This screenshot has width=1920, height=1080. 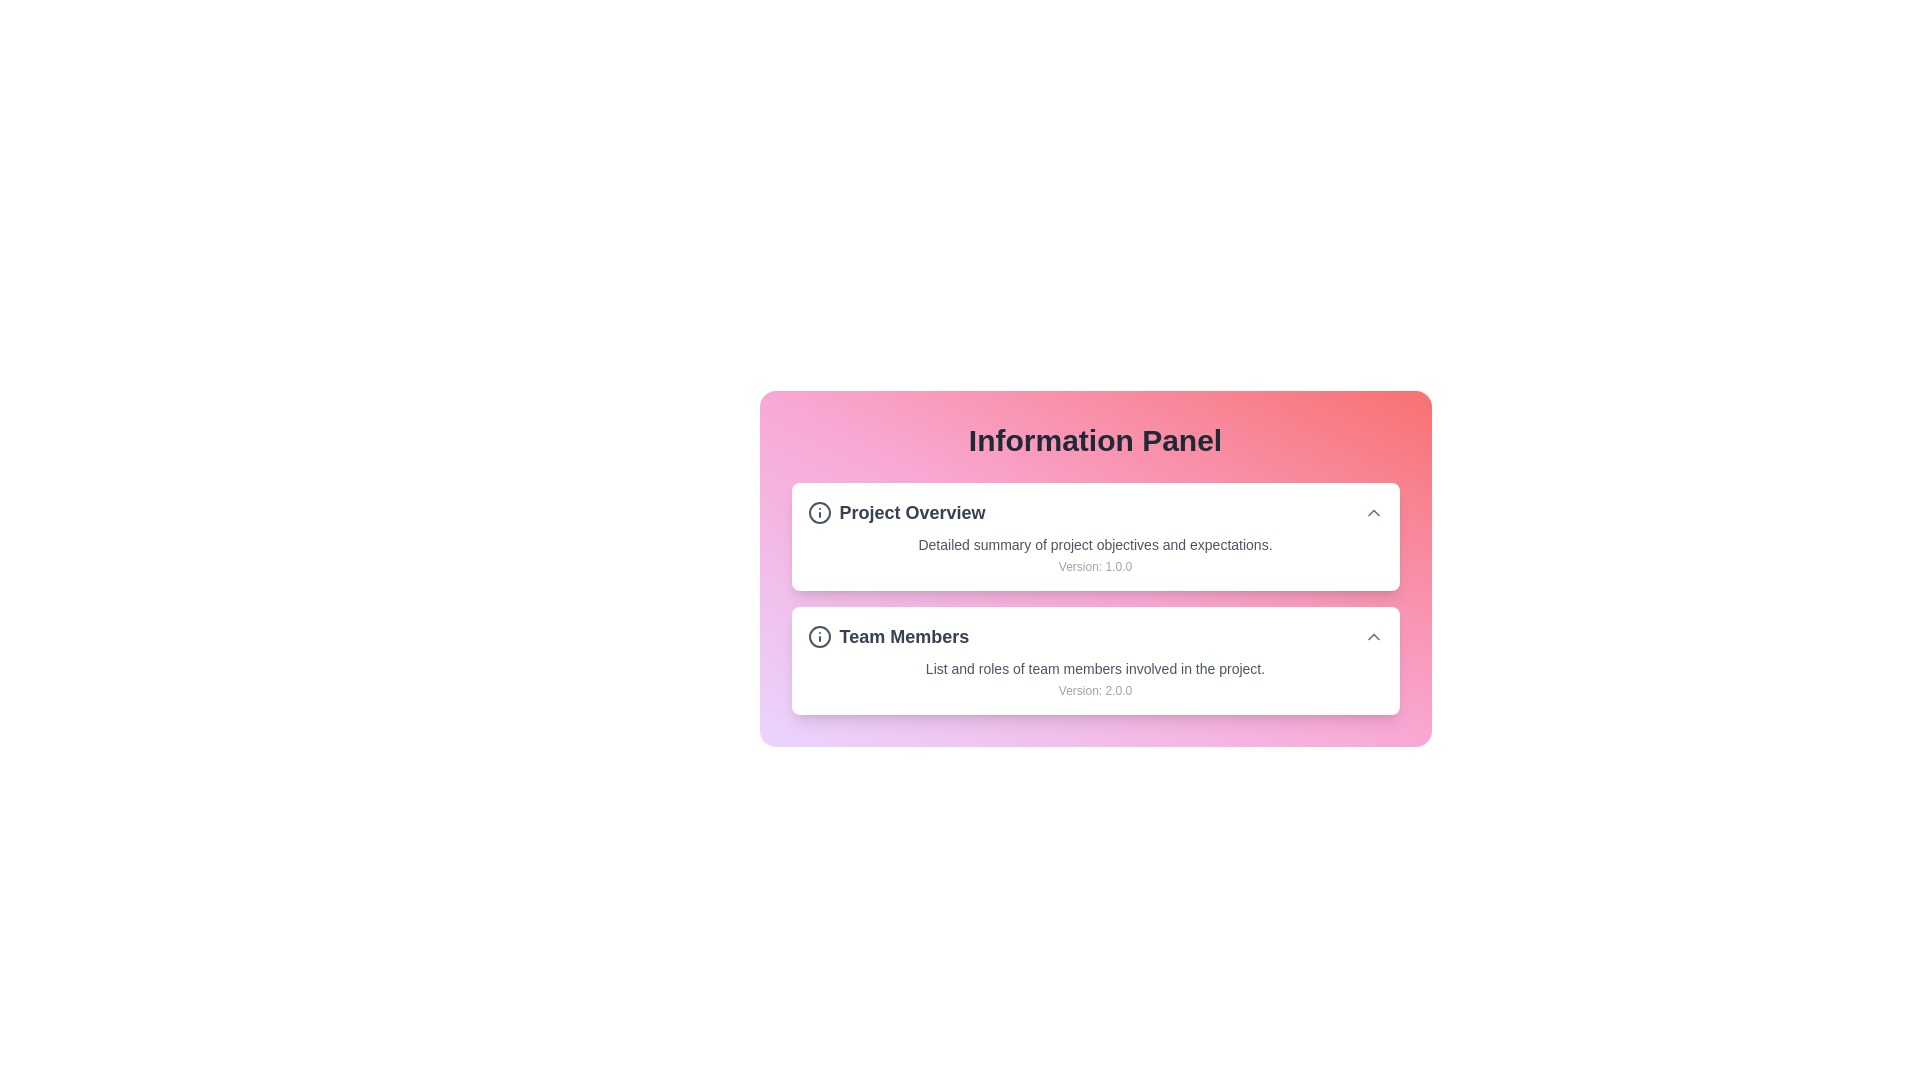 I want to click on the text label displaying 'Version: 2.0.0' located in the 'Team Members' section of the 'Information Panel', positioned below the description of team members, so click(x=1094, y=689).